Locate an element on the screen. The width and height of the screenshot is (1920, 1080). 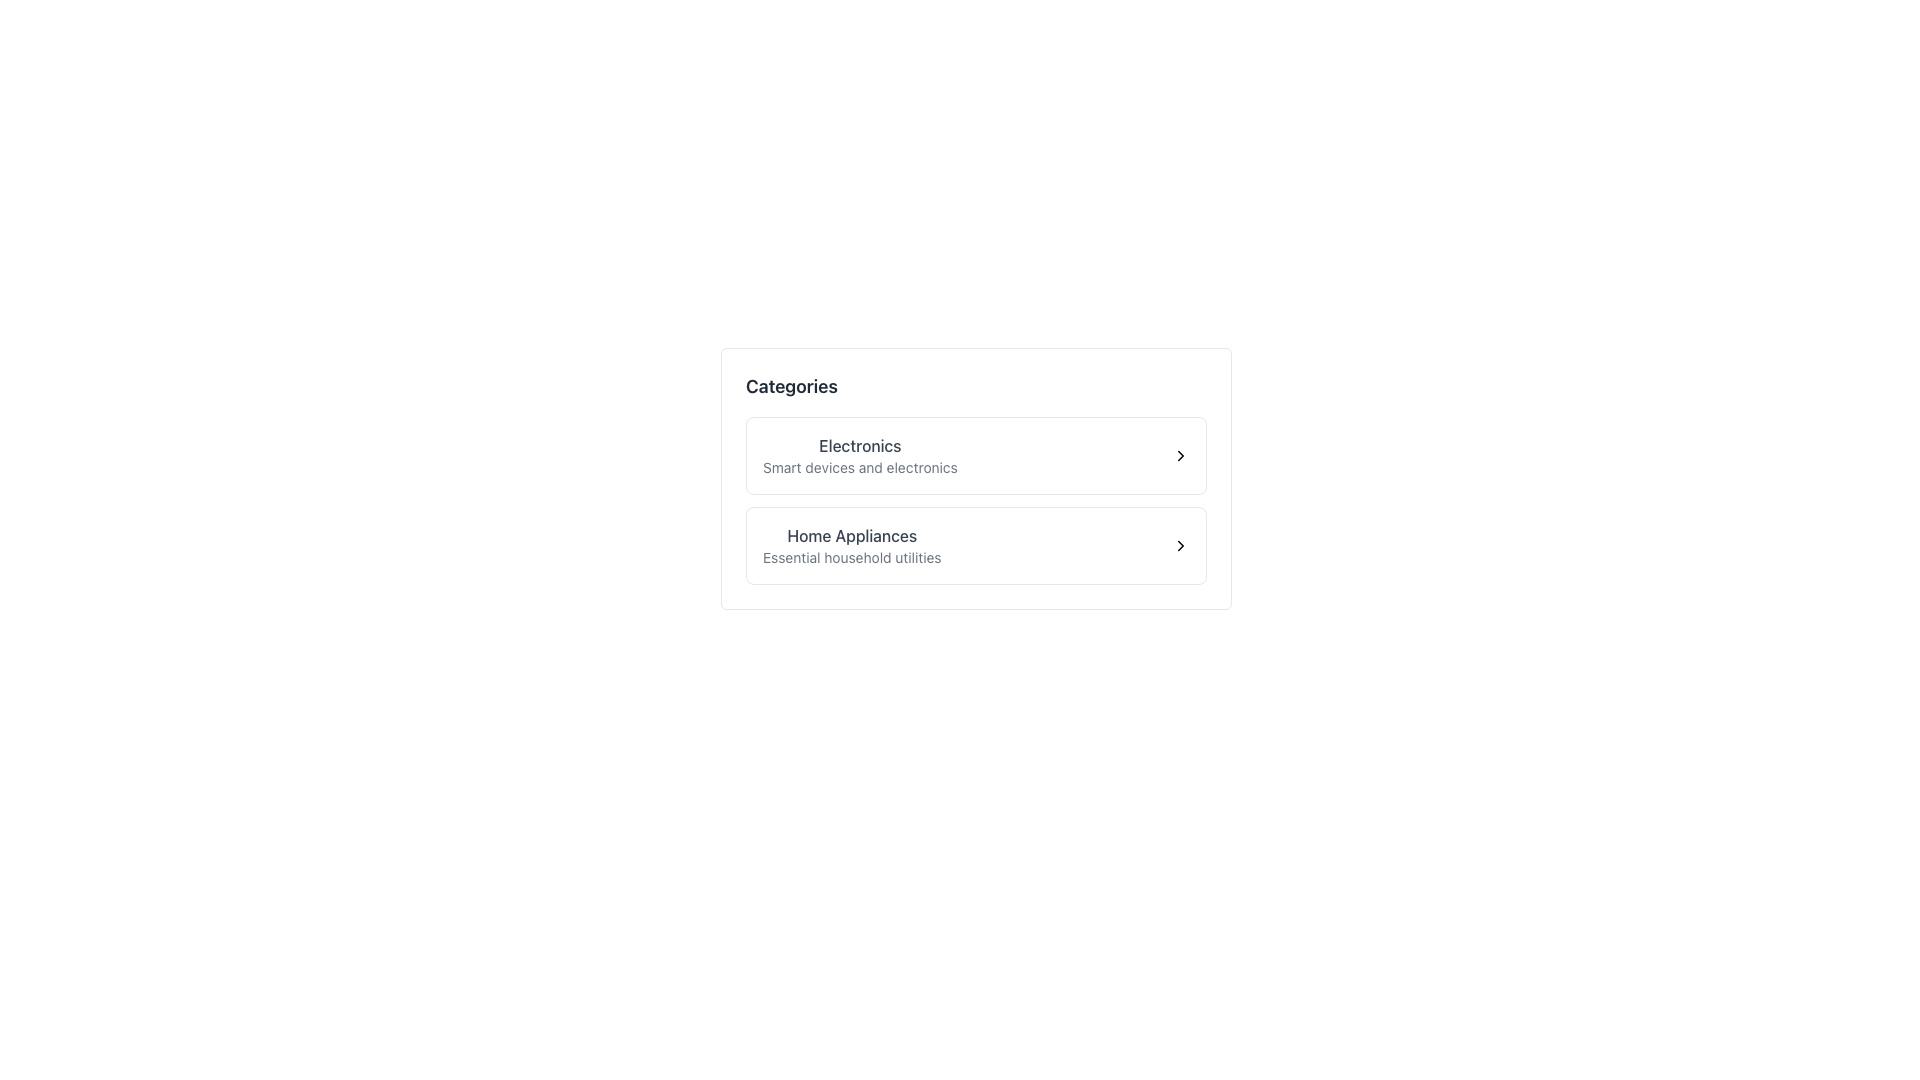
the visual indicator icon located to the right of the 'Home Appliances' option in the 'Categories' section is located at coordinates (1180, 546).